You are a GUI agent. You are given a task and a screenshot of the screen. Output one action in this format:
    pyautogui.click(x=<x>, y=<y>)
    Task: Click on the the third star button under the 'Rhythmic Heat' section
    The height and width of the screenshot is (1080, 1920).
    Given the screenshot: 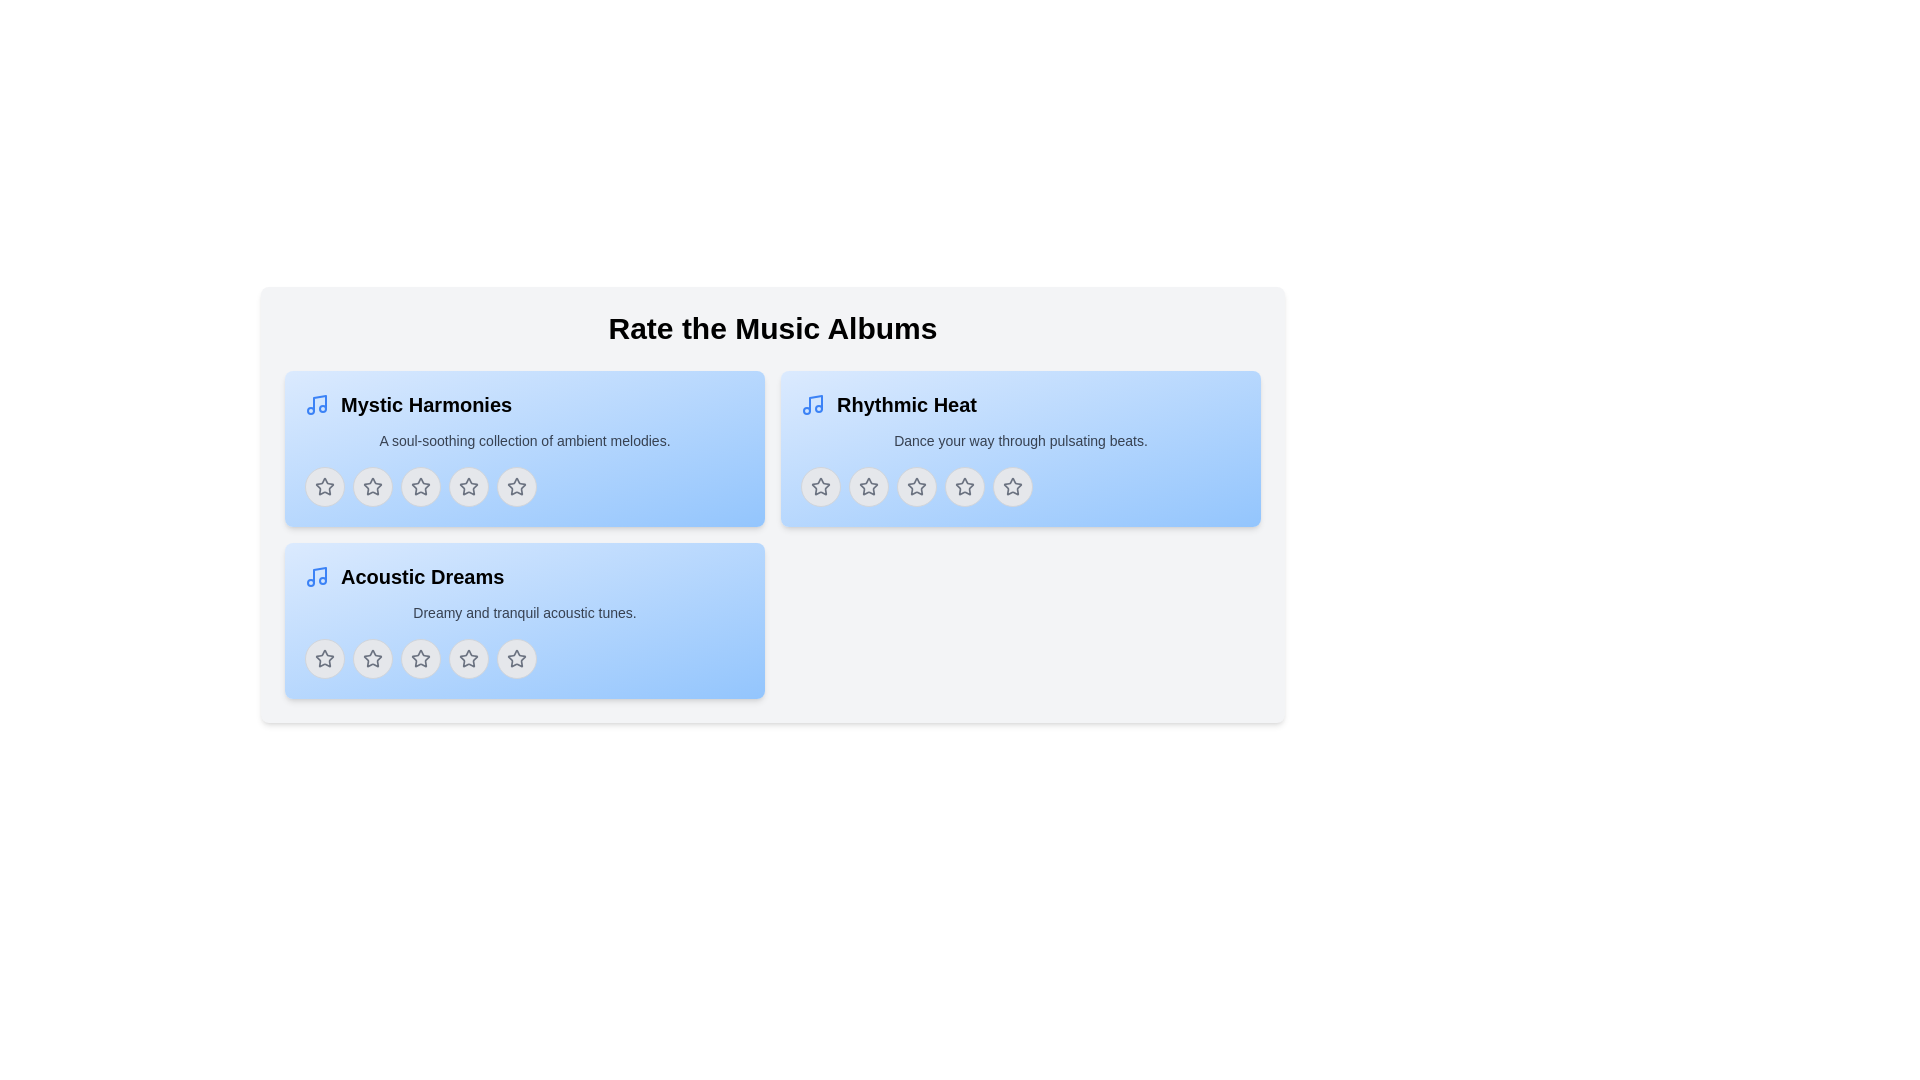 What is the action you would take?
    pyautogui.click(x=915, y=486)
    